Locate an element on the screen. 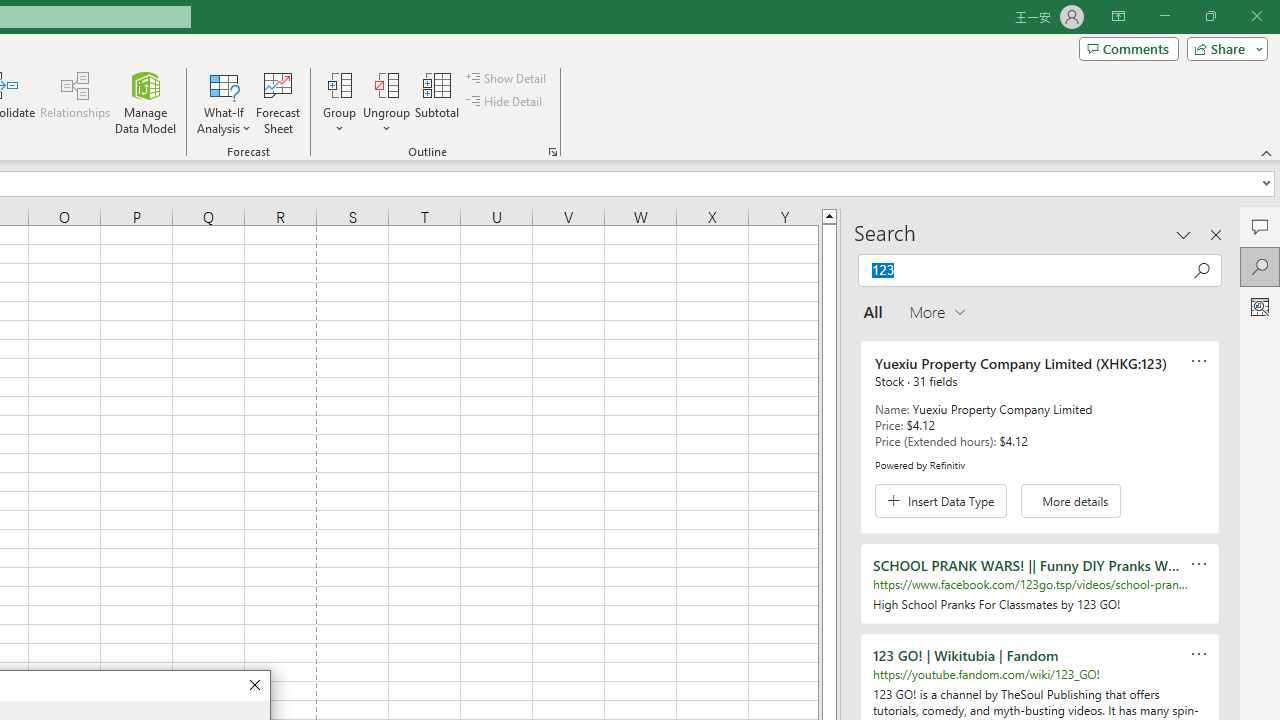 This screenshot has width=1280, height=720. 'Relationships' is located at coordinates (75, 103).